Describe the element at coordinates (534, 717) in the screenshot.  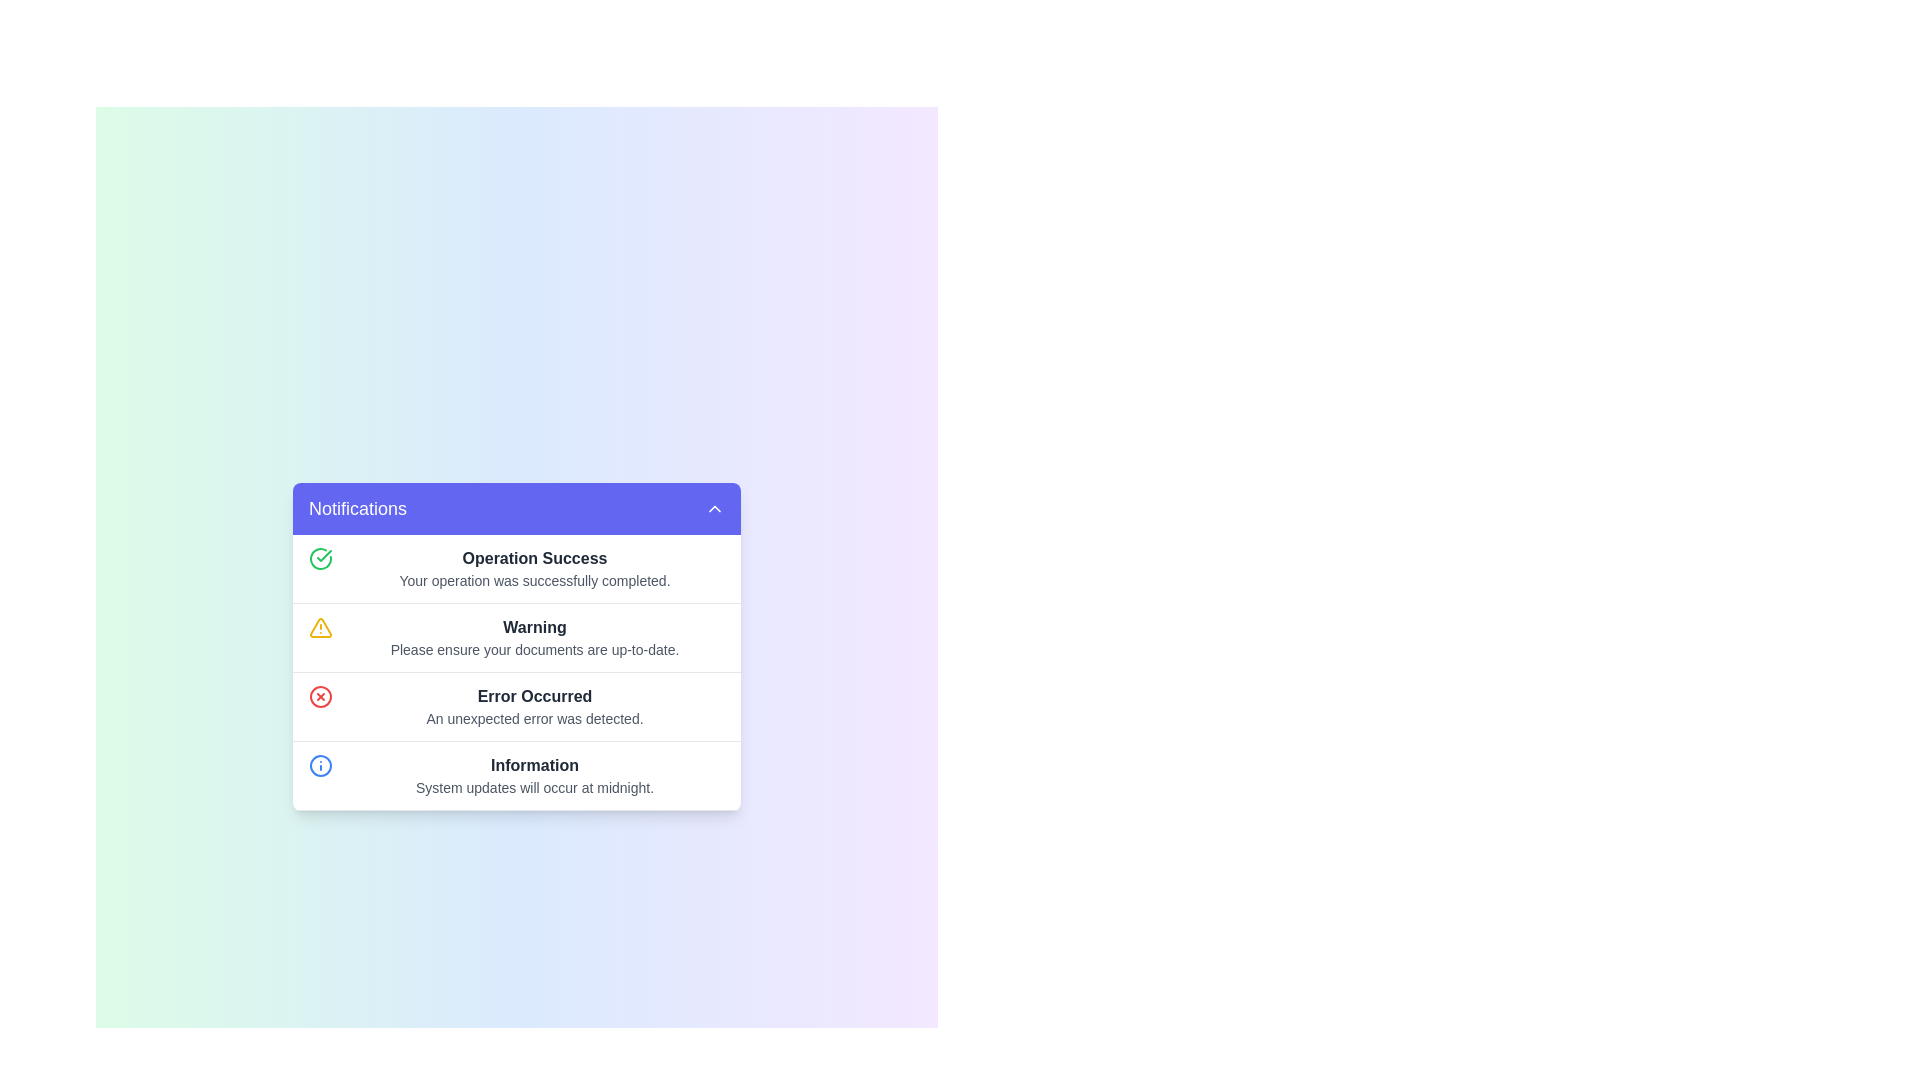
I see `the text label displaying 'An unexpected error was detected.' which is styled in a small, gray font and located below the bold heading 'Error Occurred' in the notification popup` at that location.